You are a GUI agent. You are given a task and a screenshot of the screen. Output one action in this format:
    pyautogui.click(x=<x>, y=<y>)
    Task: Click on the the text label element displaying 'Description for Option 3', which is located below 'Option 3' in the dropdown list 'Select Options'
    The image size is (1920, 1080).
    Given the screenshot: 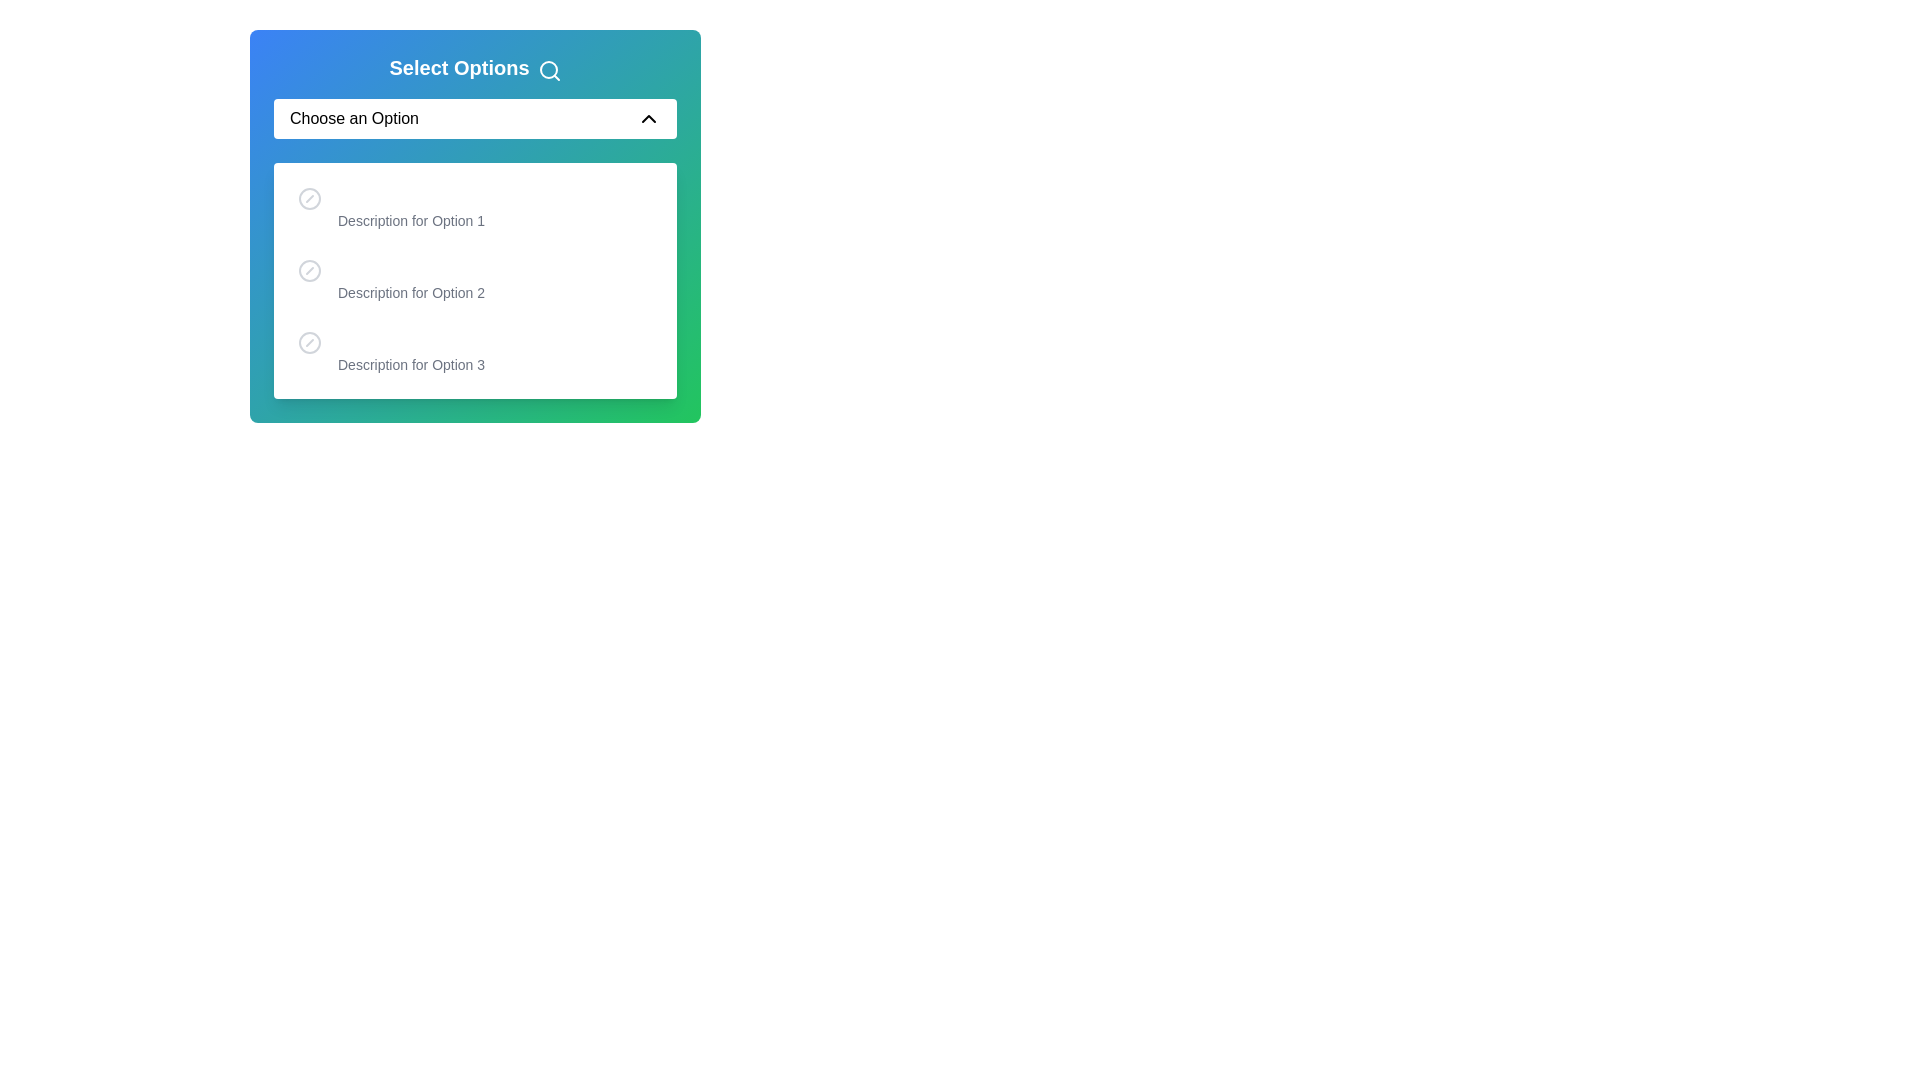 What is the action you would take?
    pyautogui.click(x=410, y=364)
    